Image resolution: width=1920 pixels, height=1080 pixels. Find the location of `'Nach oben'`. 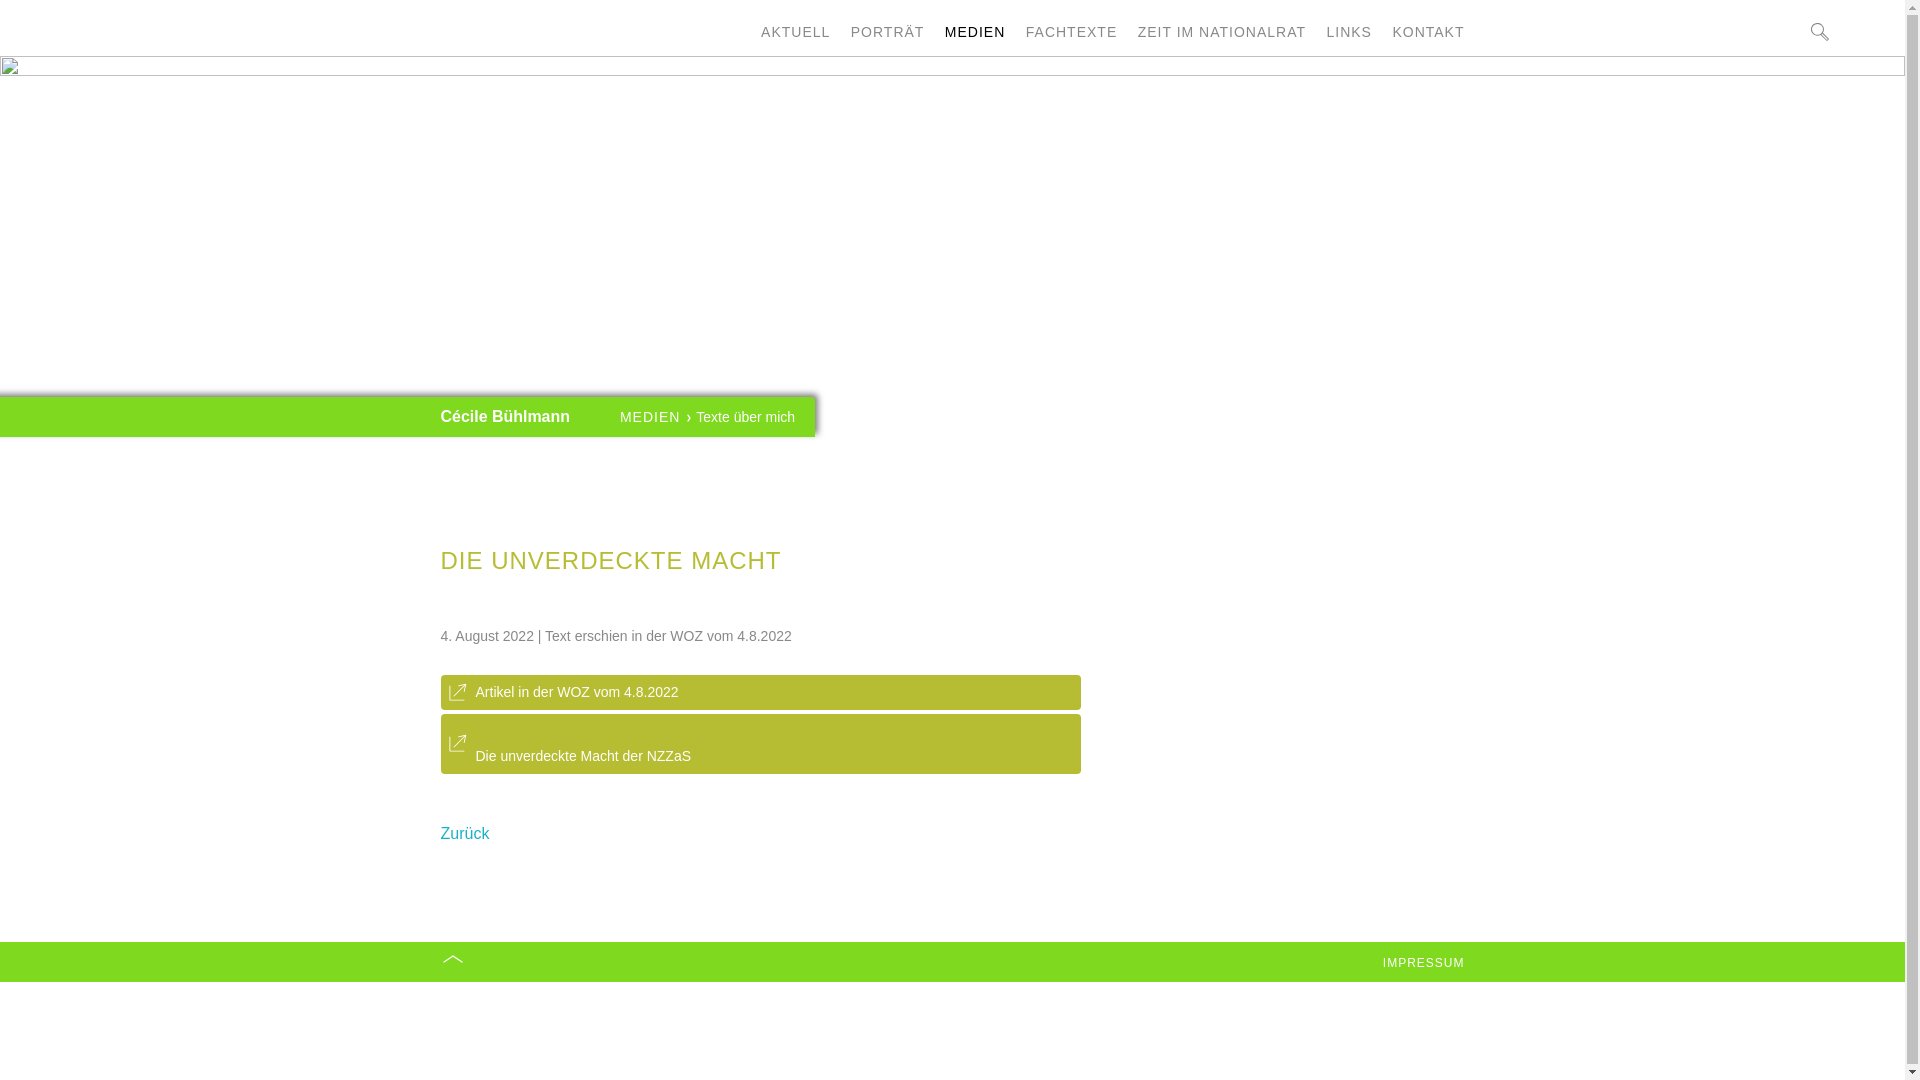

'Nach oben' is located at coordinates (450, 960).